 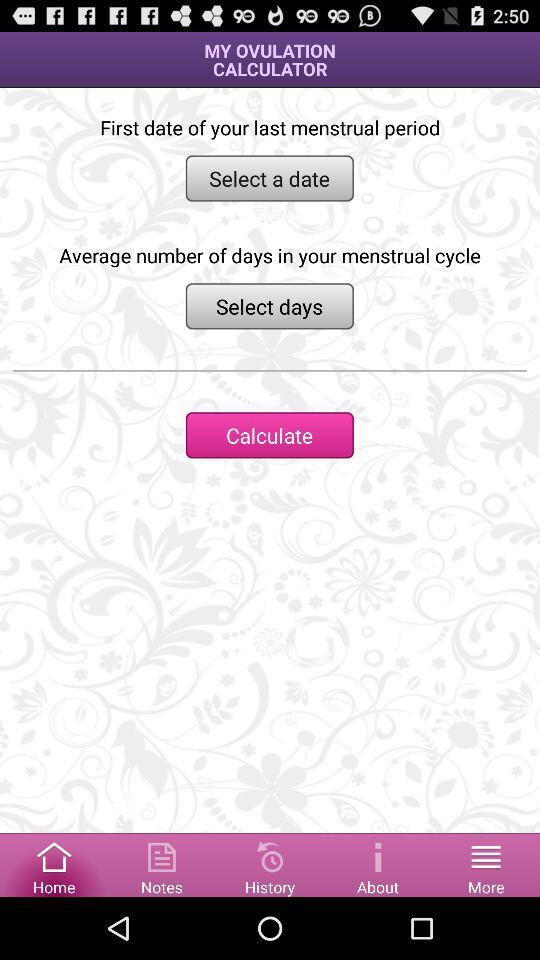 I want to click on show history, so click(x=270, y=863).